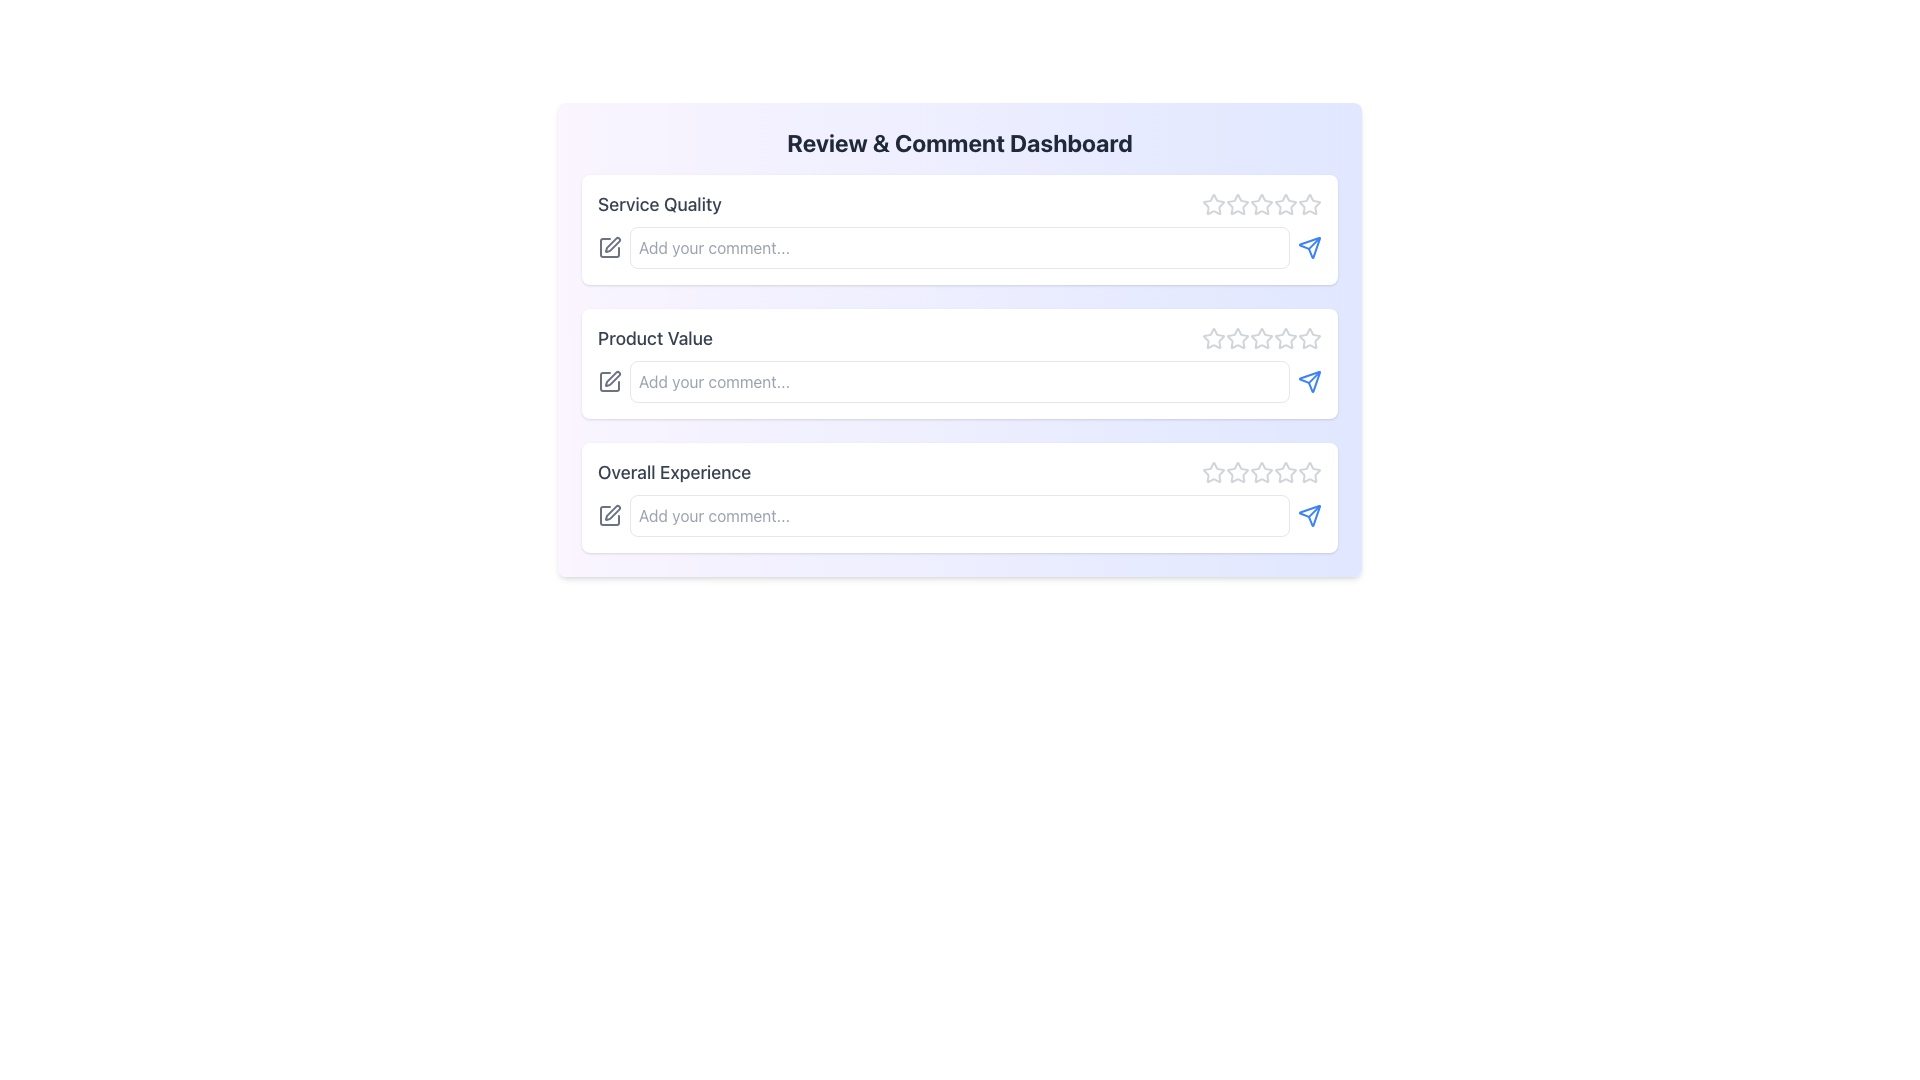  I want to click on the sixth rating star in the 'Product Value' section, so click(1286, 338).